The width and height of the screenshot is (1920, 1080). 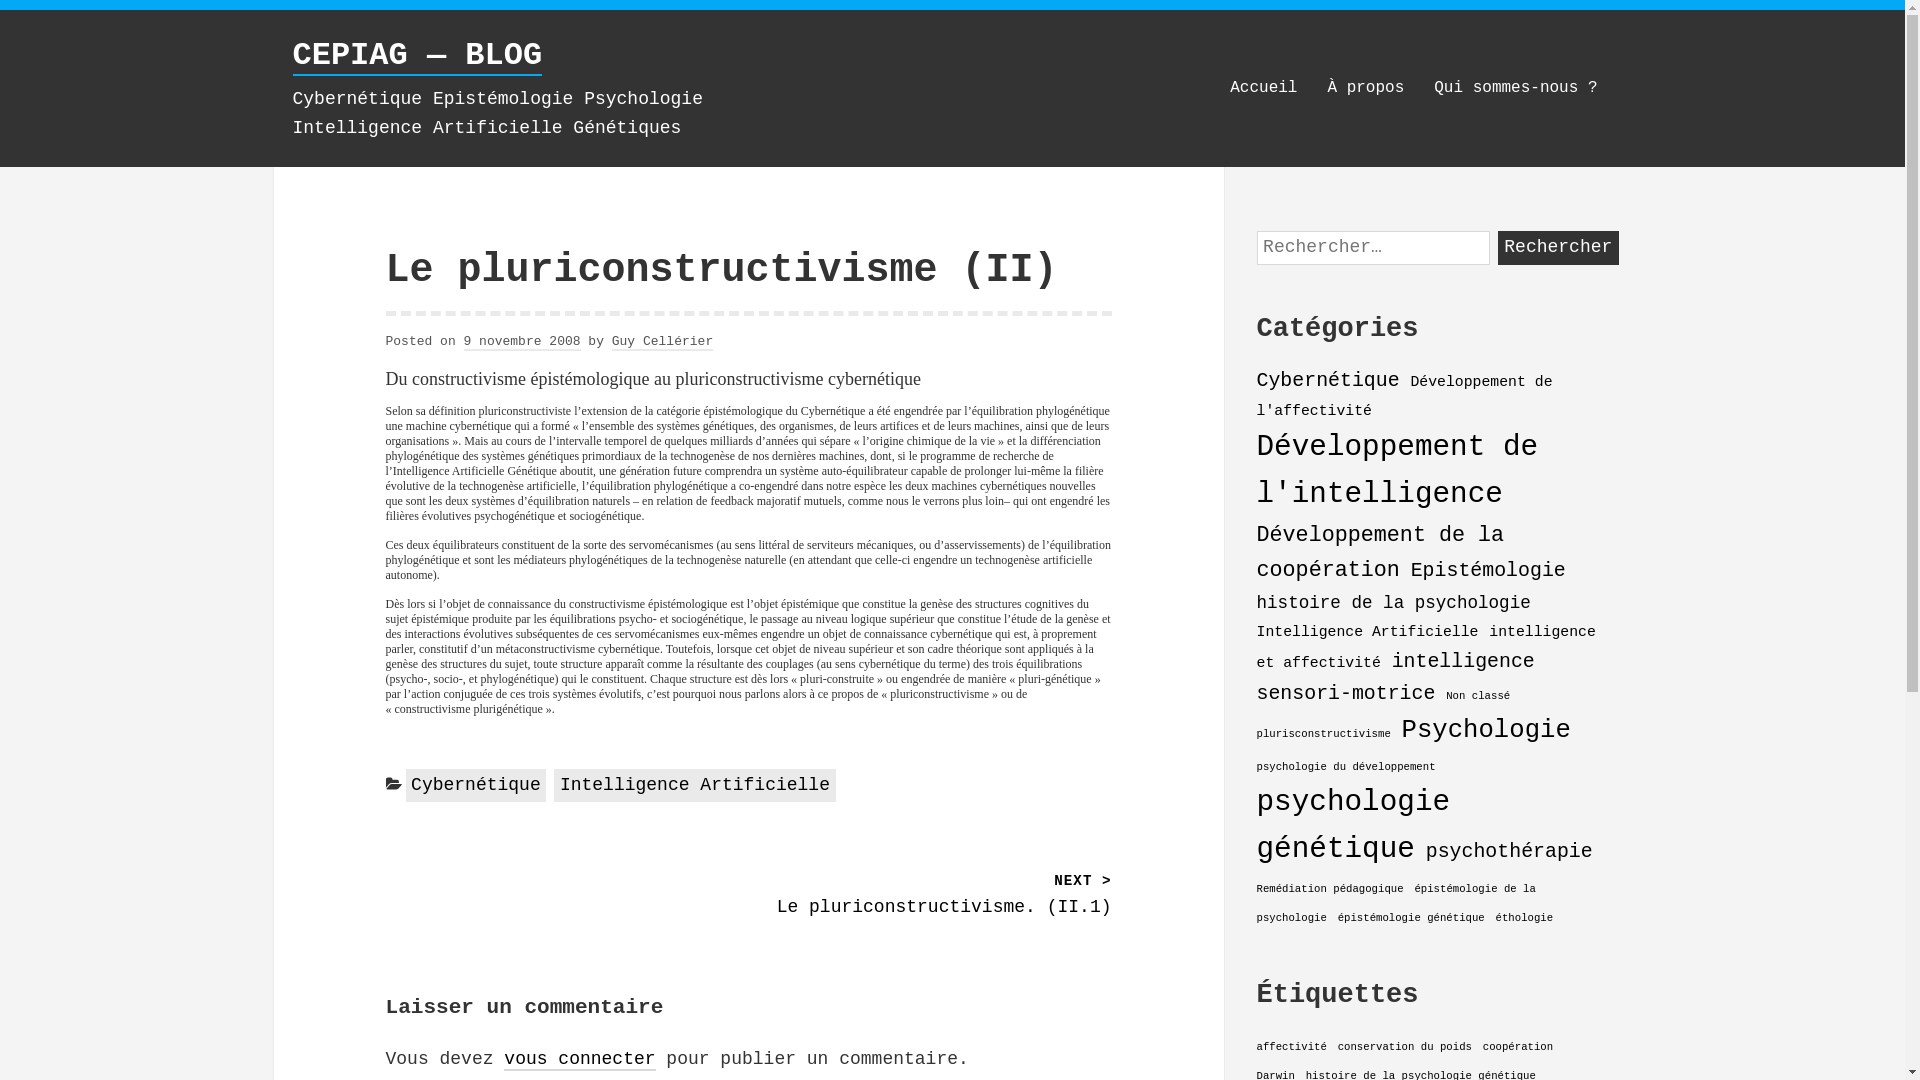 I want to click on 'NEXT >, so click(x=928, y=894).